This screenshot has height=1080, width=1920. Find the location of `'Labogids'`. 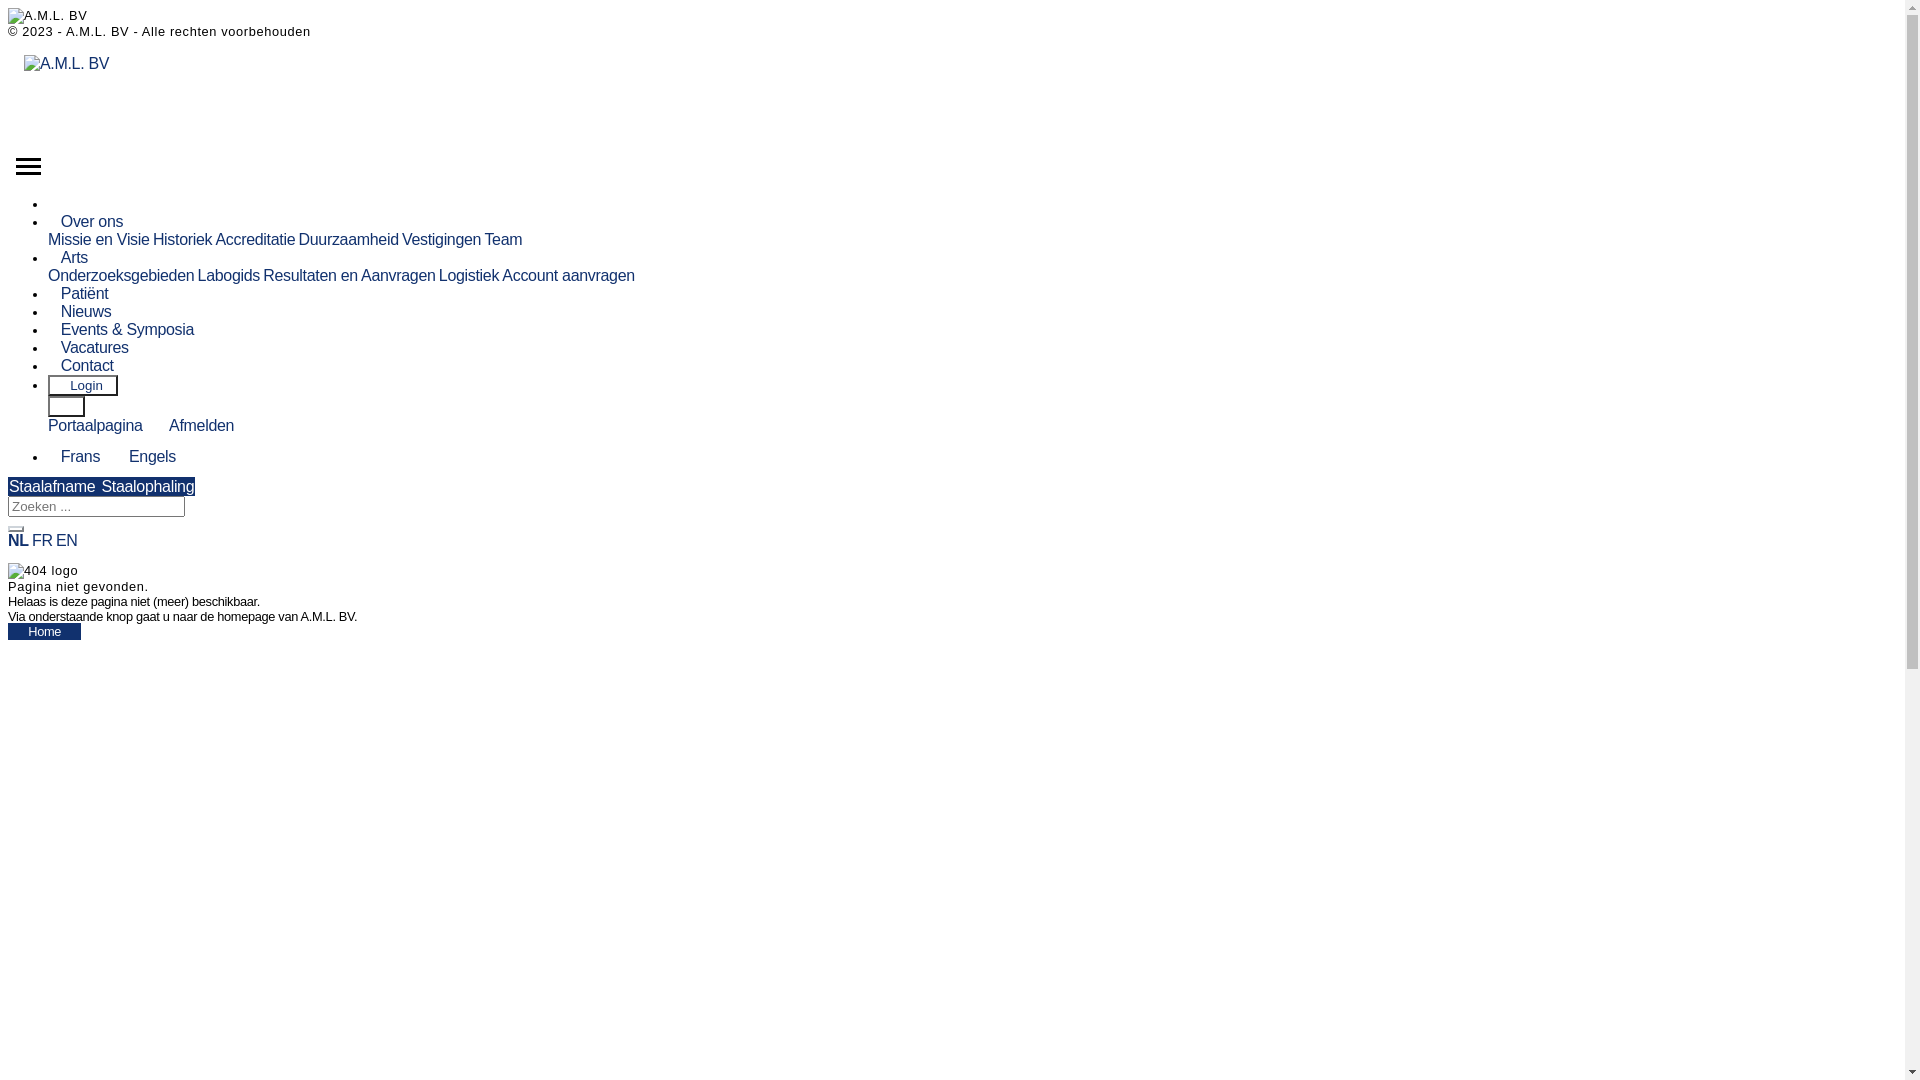

'Labogids' is located at coordinates (197, 275).